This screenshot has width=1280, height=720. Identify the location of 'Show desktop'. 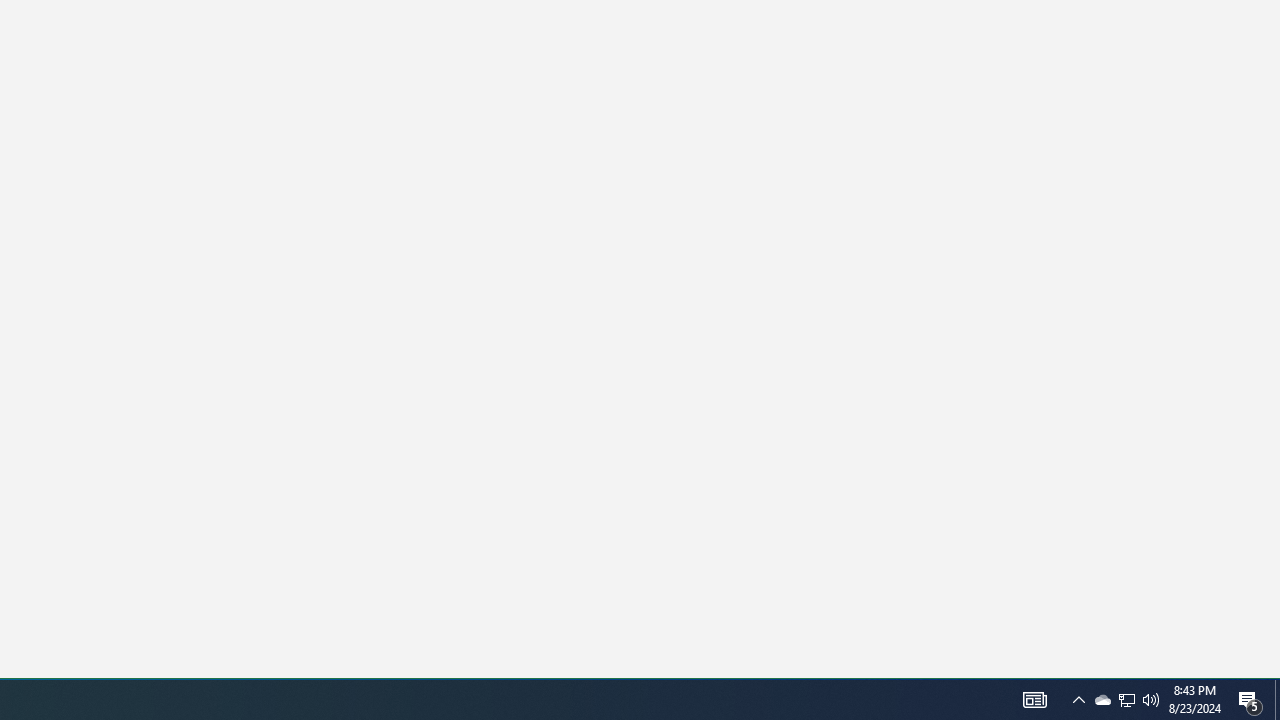
(1250, 698).